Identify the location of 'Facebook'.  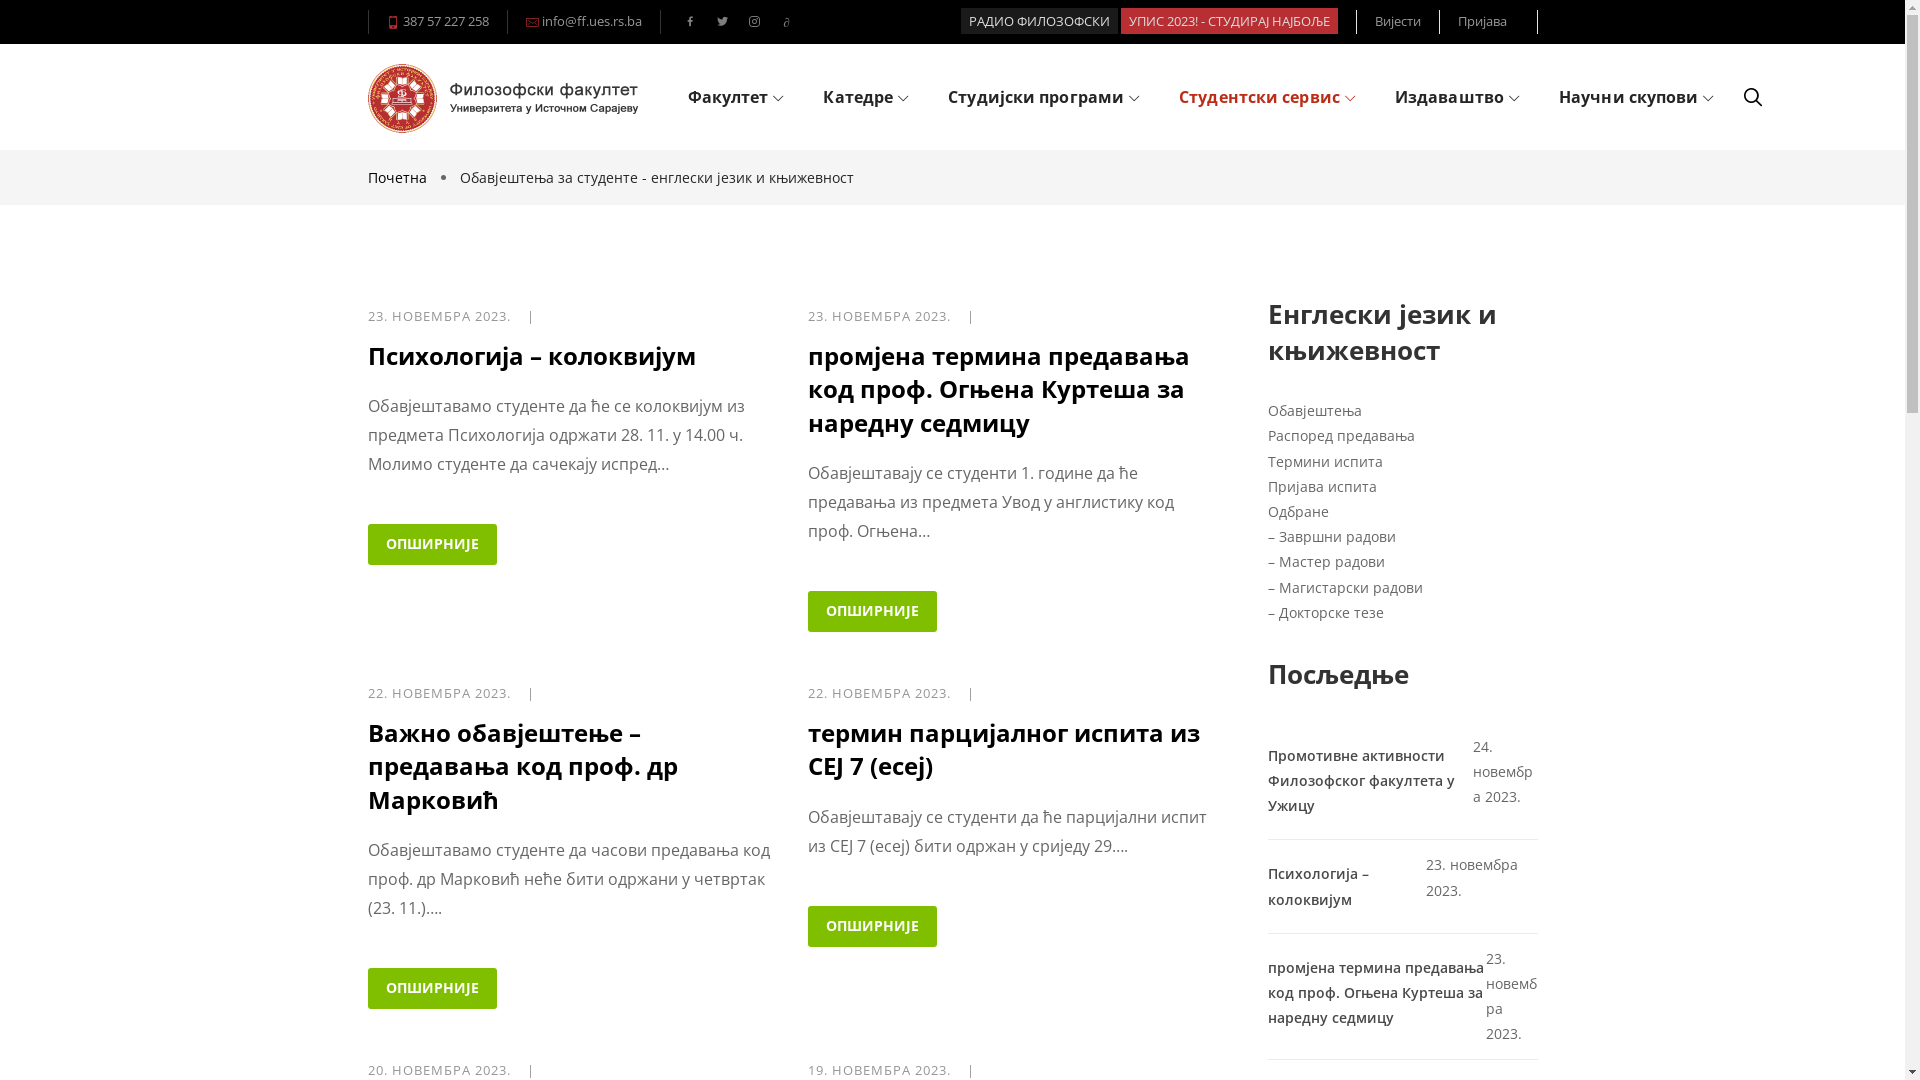
(690, 22).